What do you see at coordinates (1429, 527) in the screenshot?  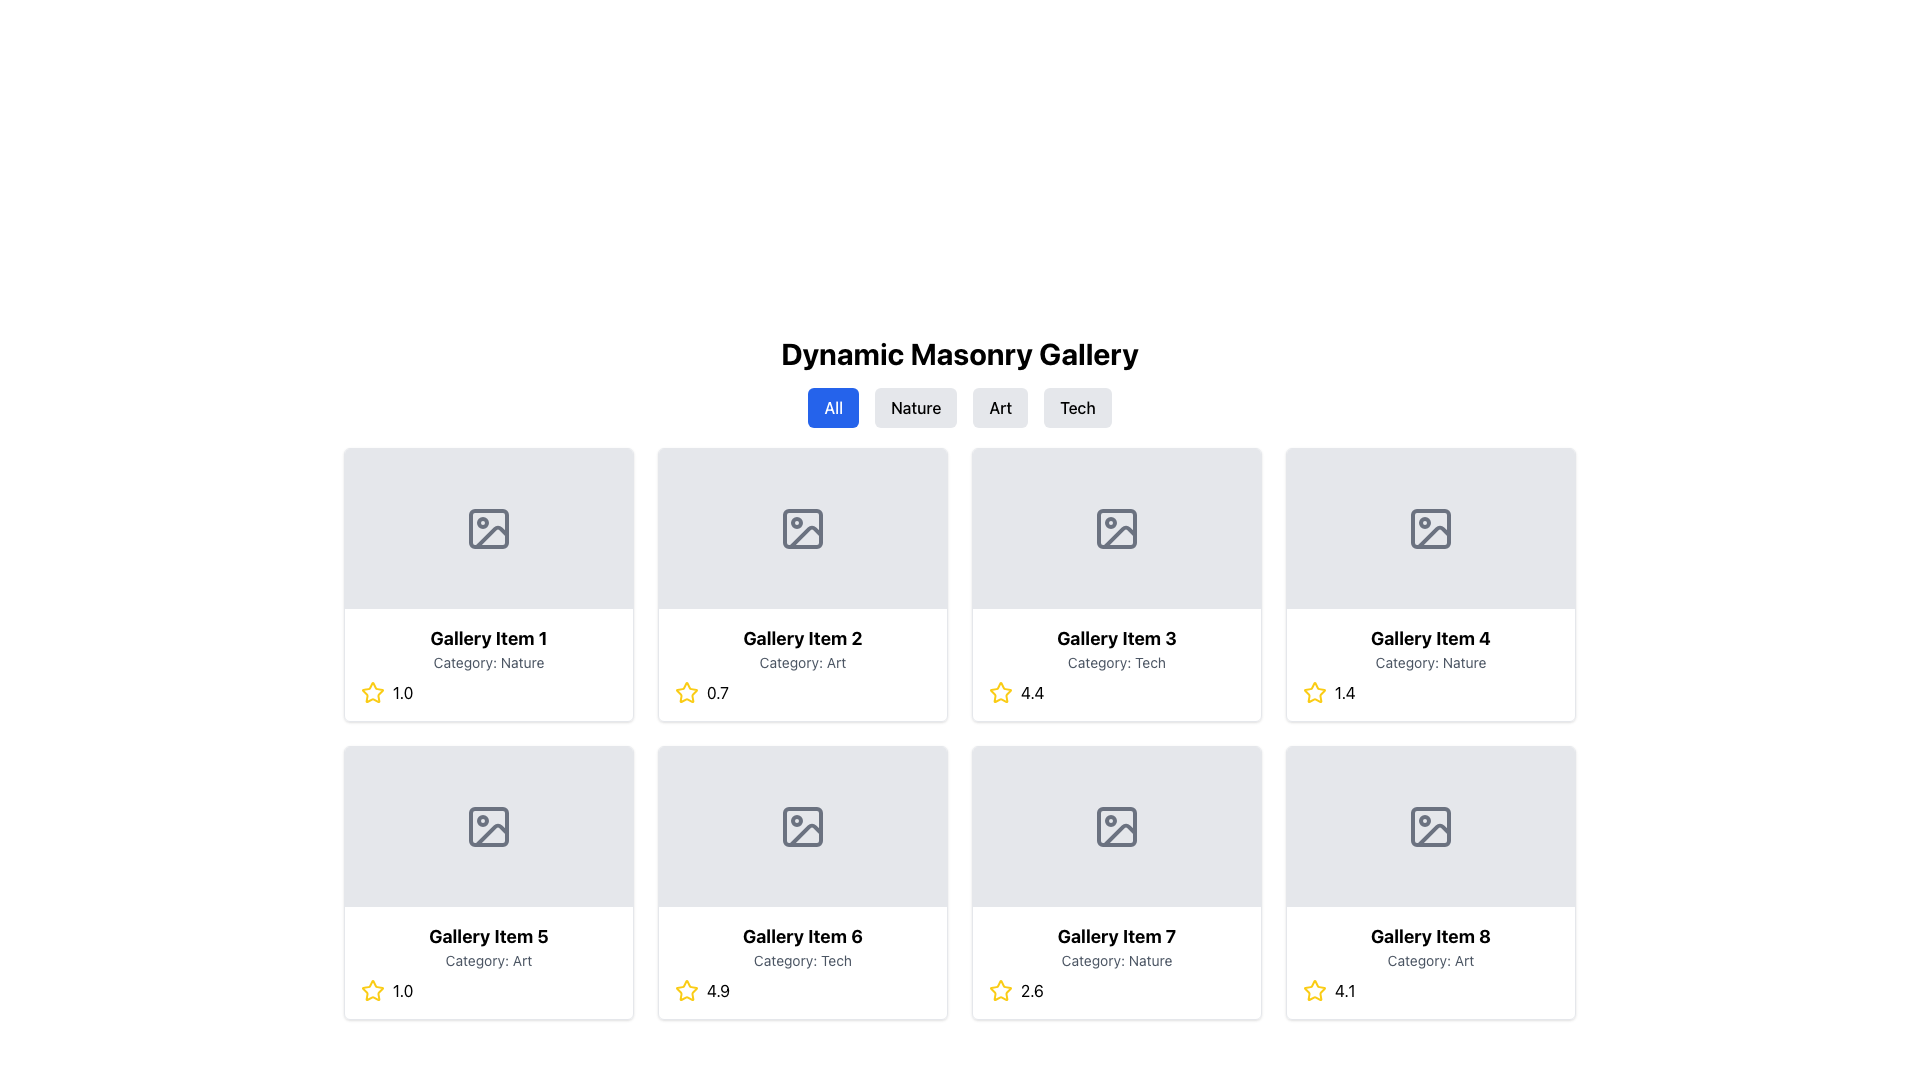 I see `the image placeholder located in the fourth card of the gallery grid labeled 'Gallery Item 4' with category 'Nature' and a rating of 1.4` at bounding box center [1429, 527].